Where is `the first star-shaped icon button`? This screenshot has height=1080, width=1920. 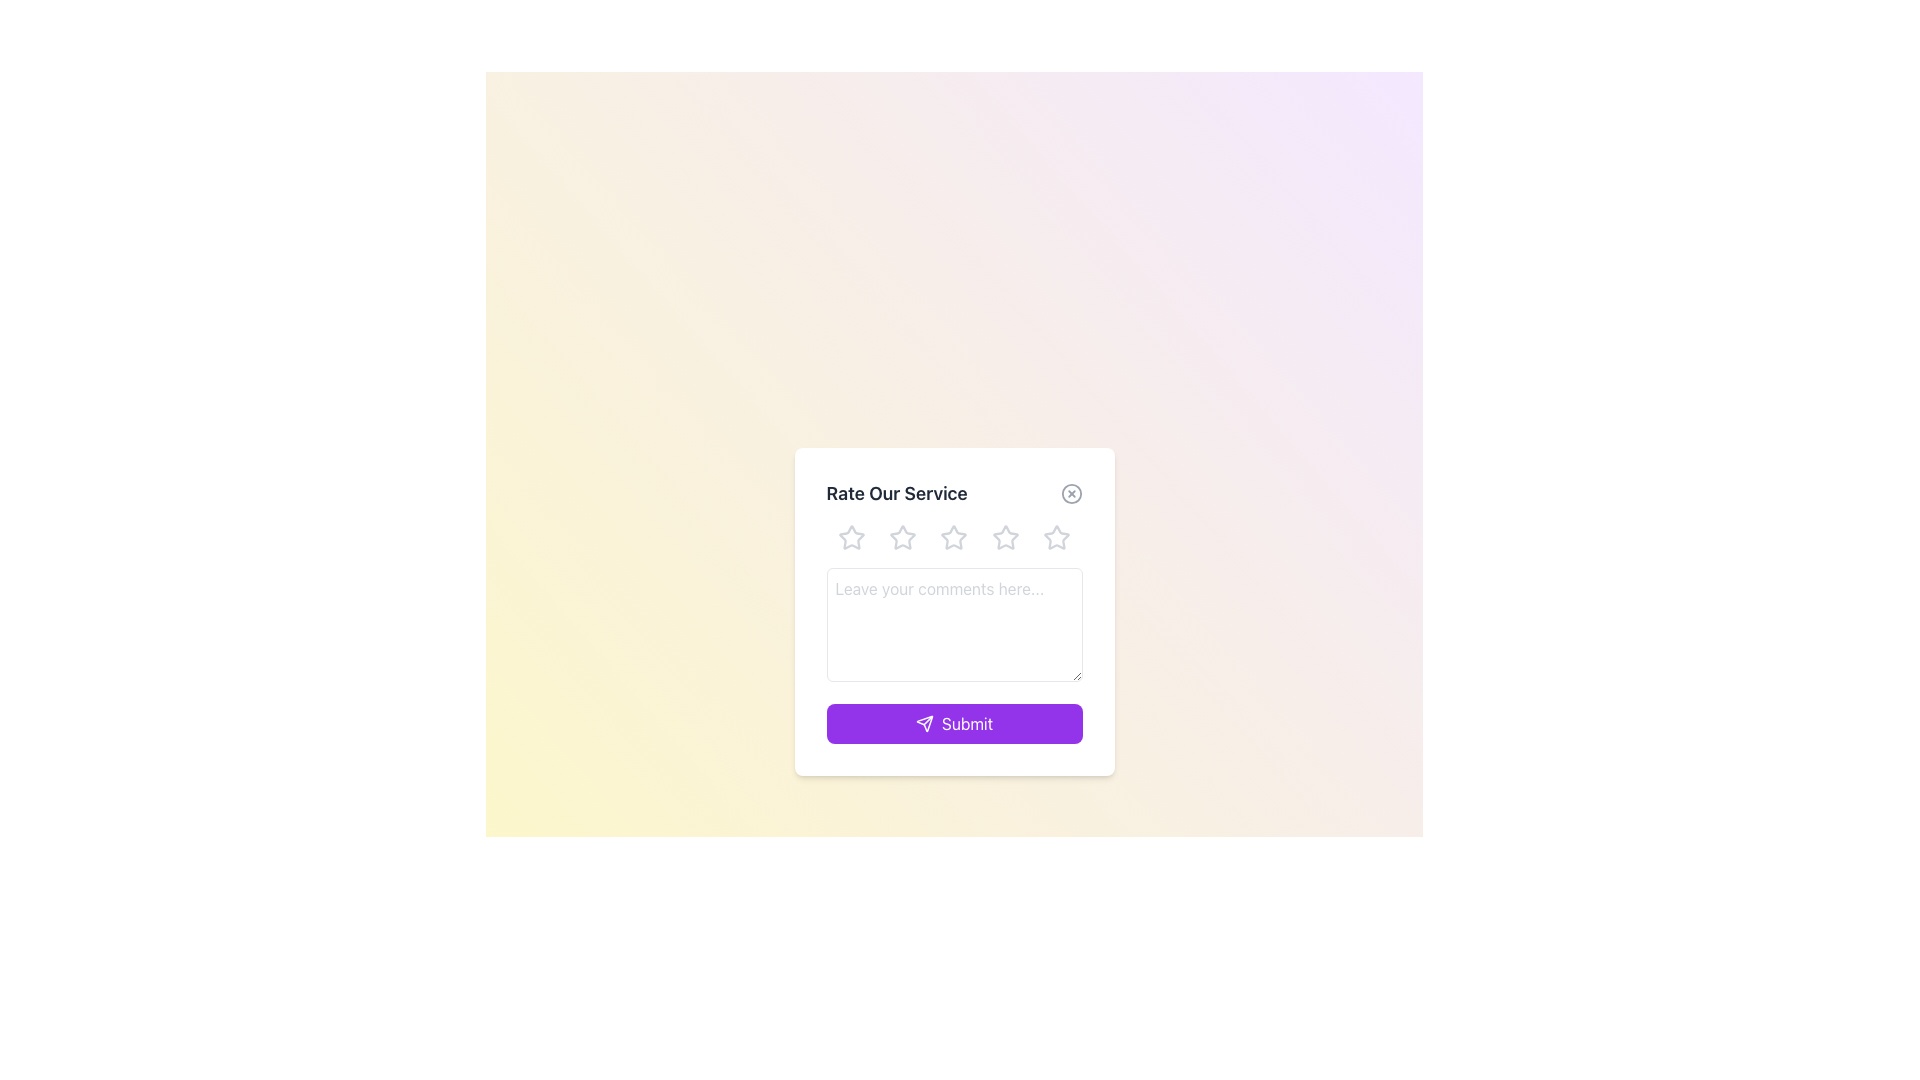 the first star-shaped icon button is located at coordinates (851, 536).